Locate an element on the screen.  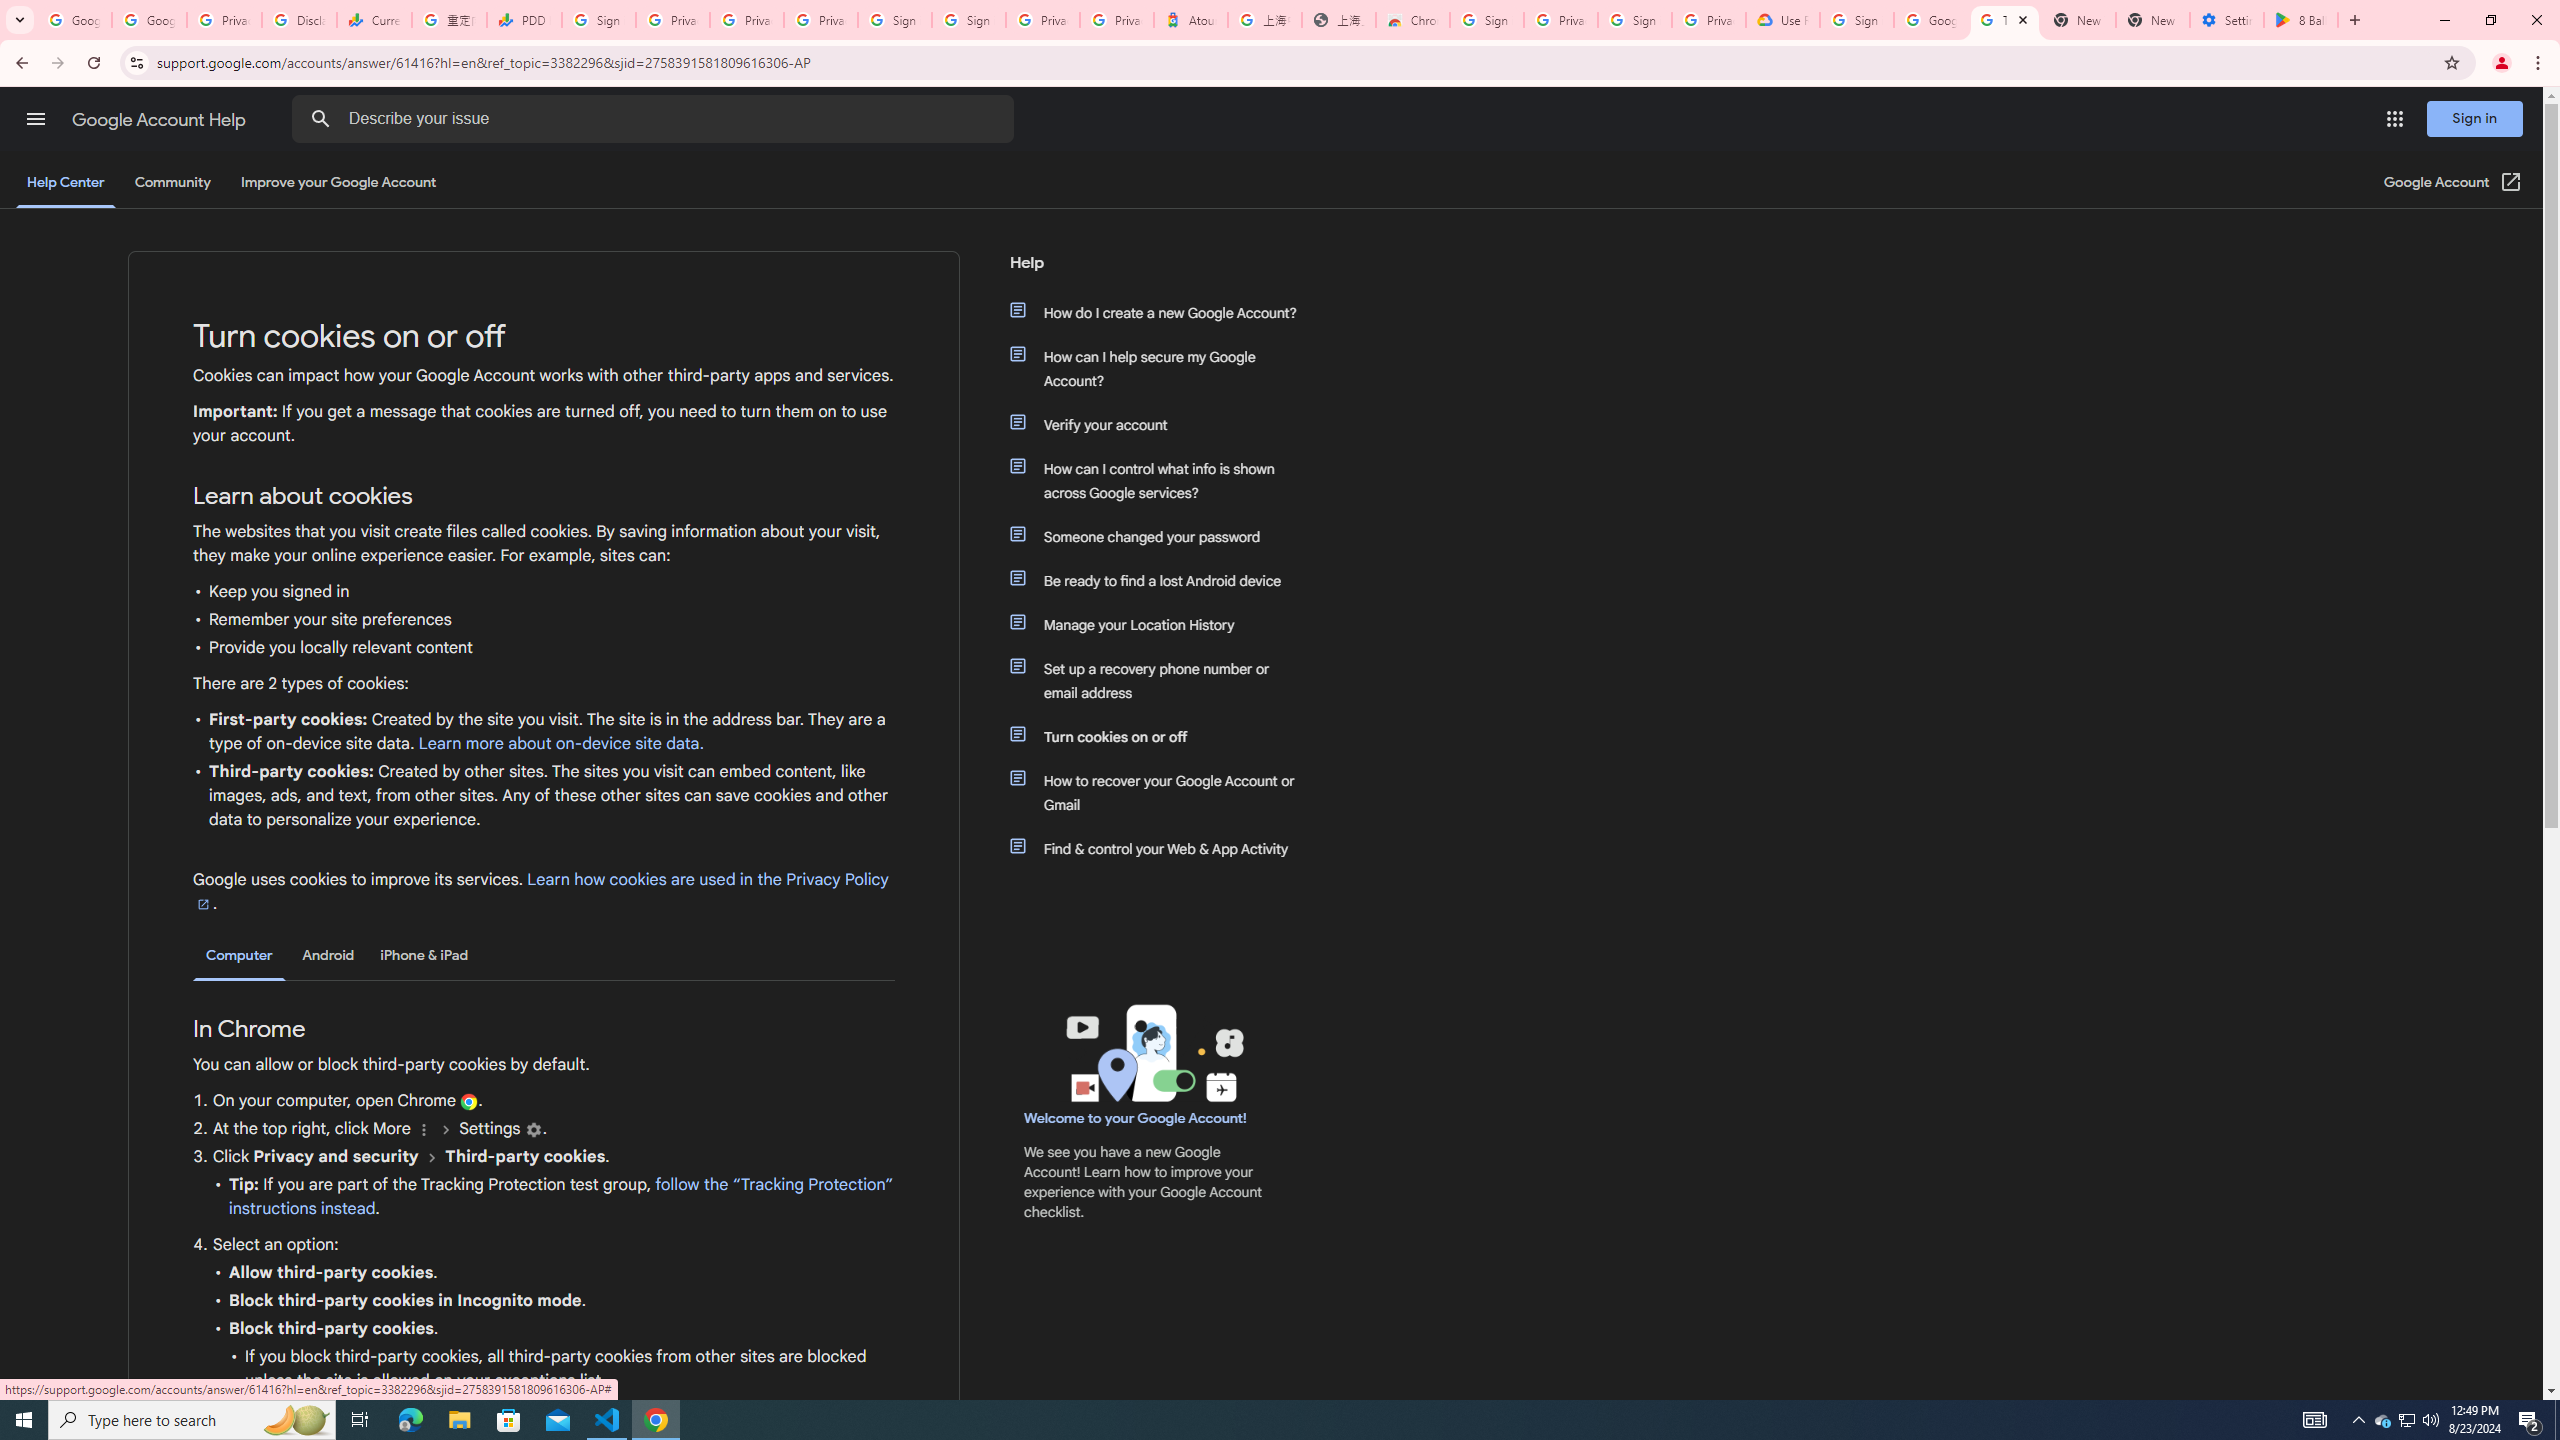
'How can I control what info is shown across Google services?' is located at coordinates (1162, 479).